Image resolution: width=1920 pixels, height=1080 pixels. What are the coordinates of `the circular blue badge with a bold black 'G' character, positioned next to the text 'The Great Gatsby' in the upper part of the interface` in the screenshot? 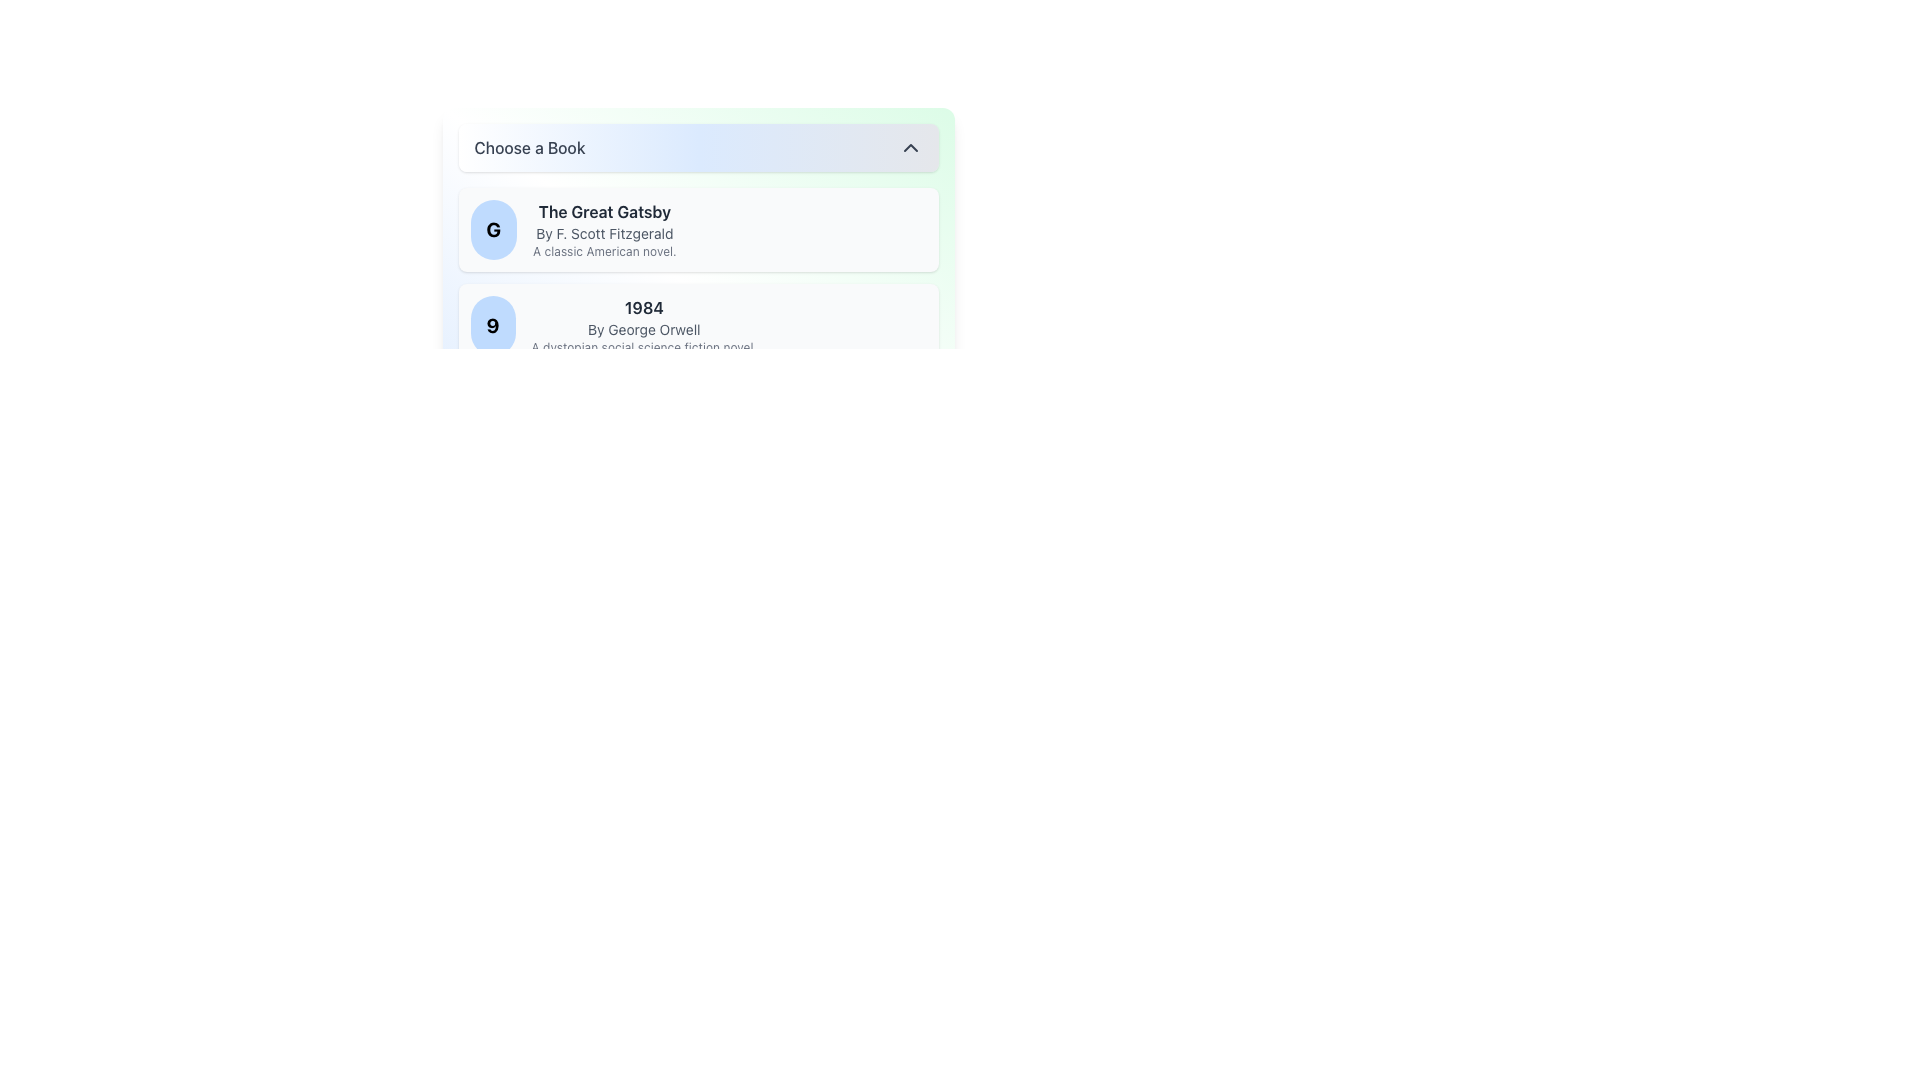 It's located at (493, 229).